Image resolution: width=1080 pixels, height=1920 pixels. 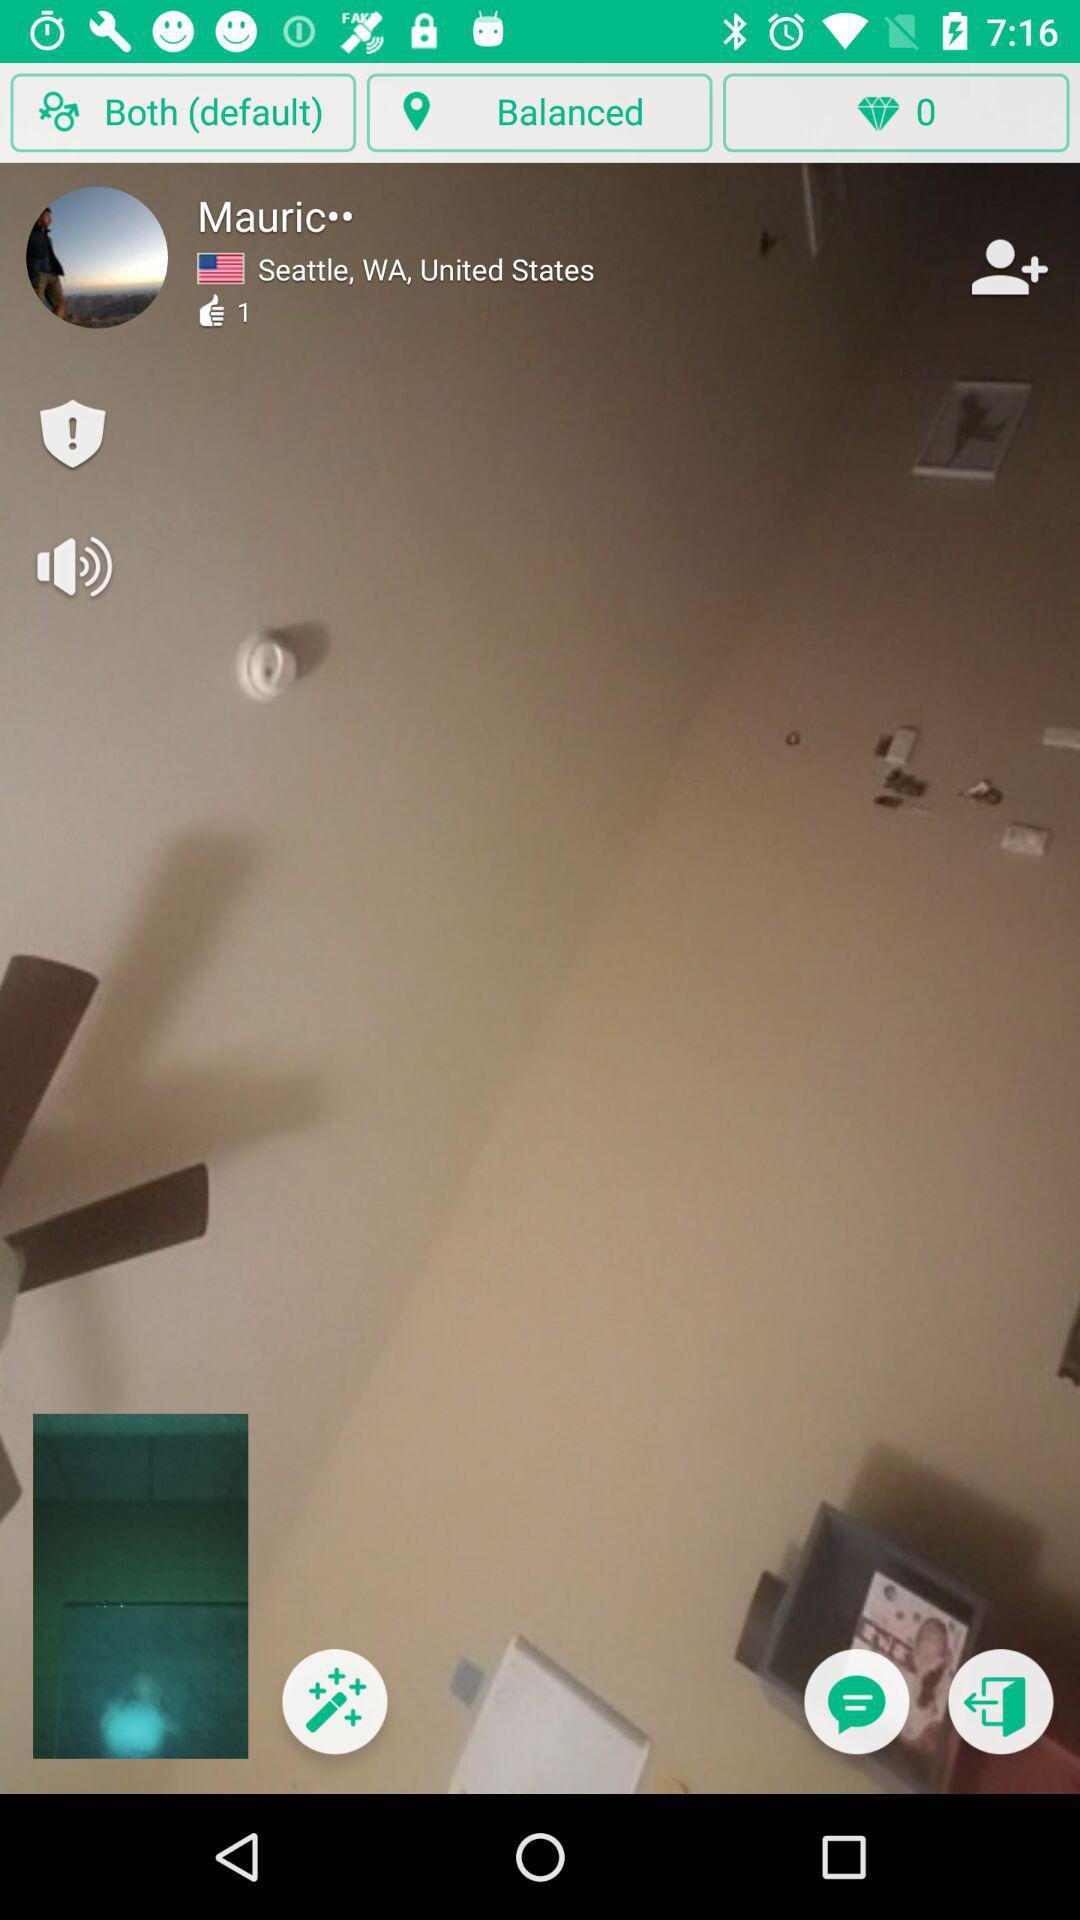 I want to click on volume, so click(x=71, y=565).